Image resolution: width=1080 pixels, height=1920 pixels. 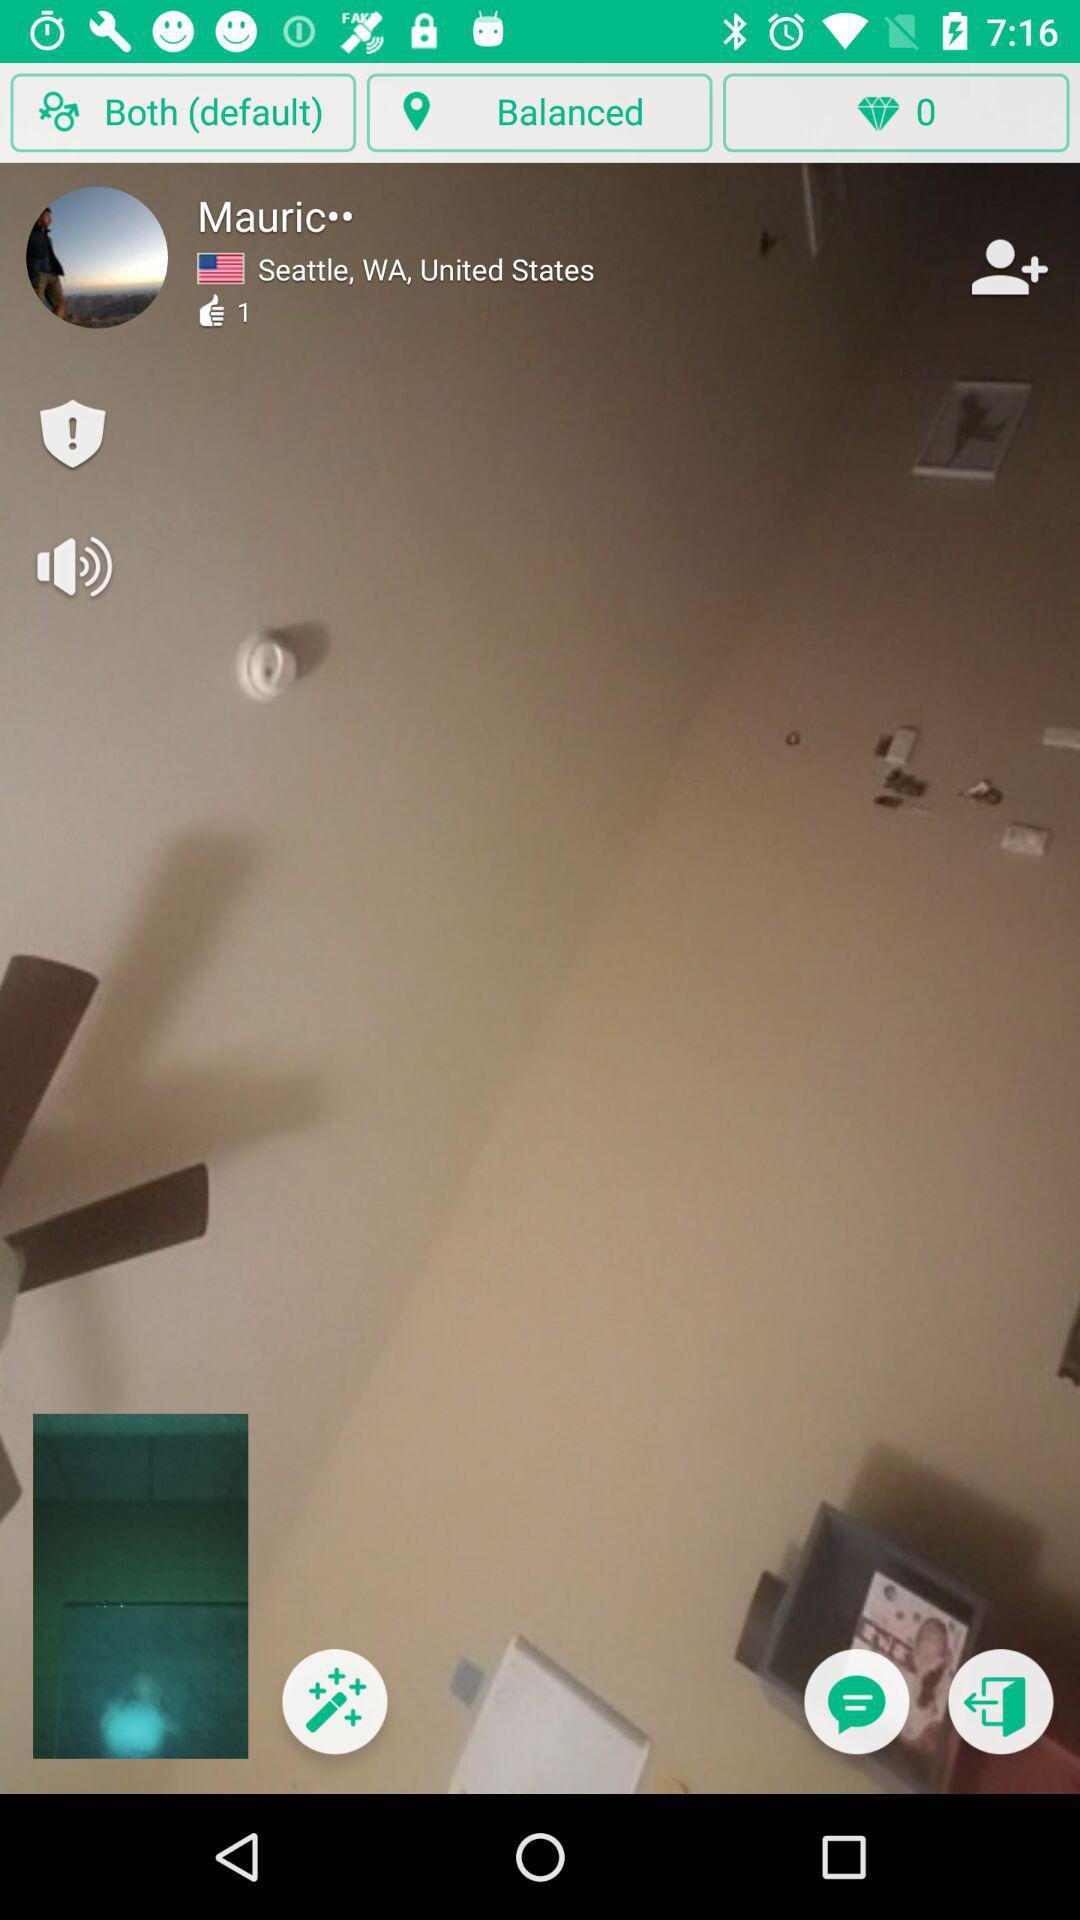 I want to click on volume, so click(x=71, y=565).